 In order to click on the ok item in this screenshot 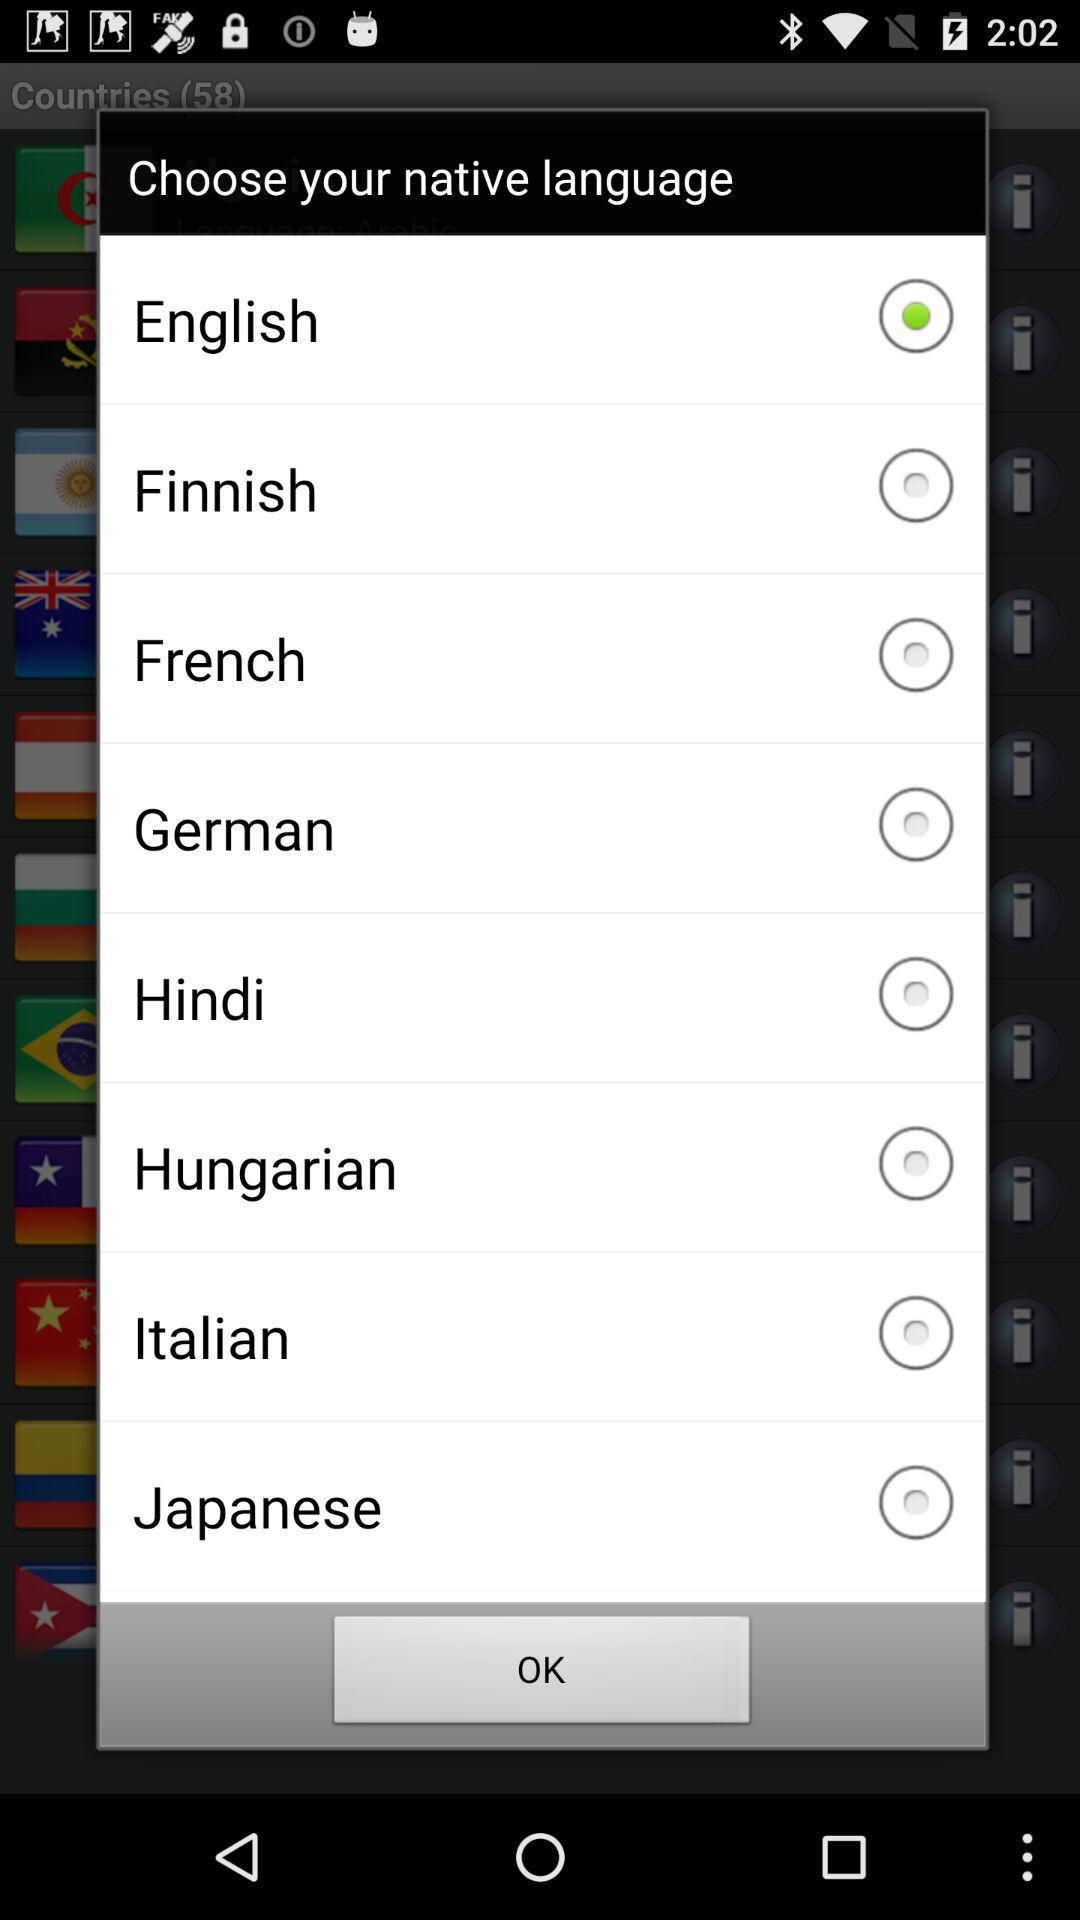, I will do `click(542, 1675)`.